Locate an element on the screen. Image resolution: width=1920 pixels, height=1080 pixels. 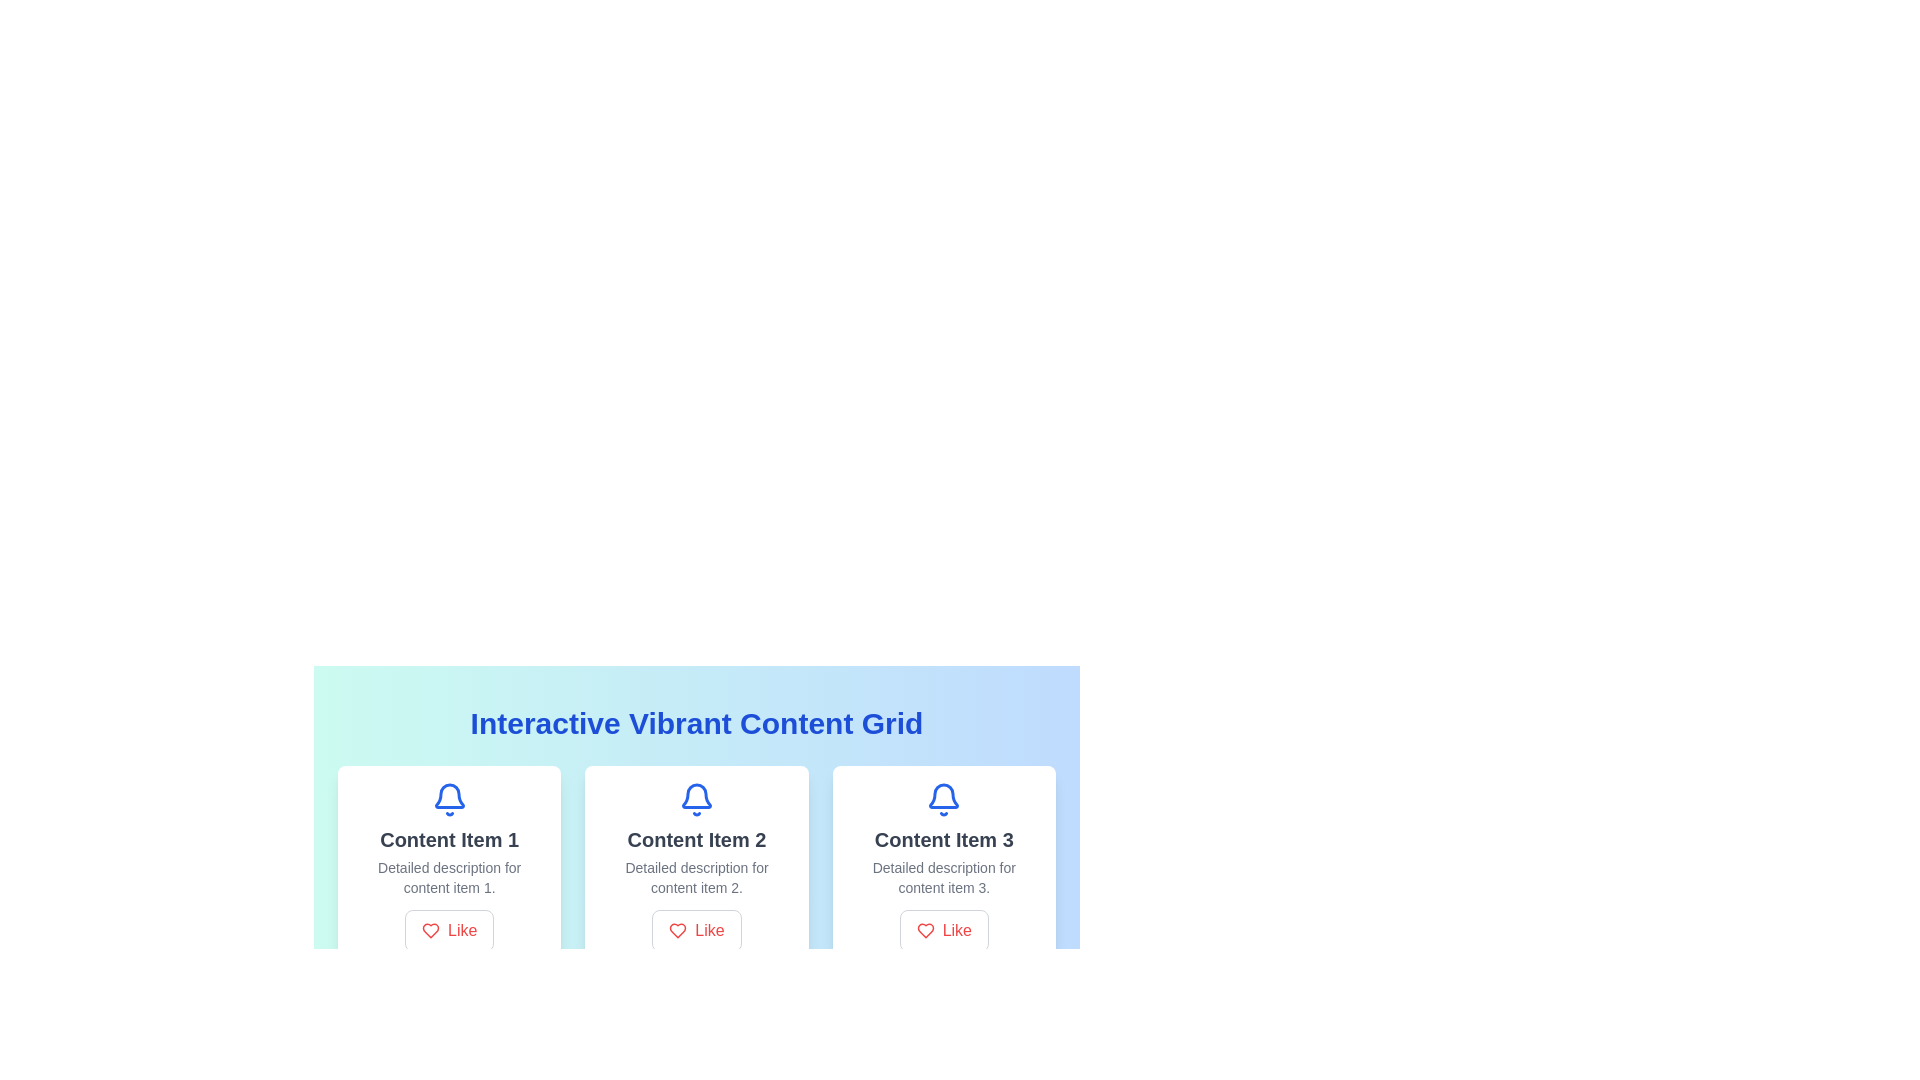
the blue bell icon located at the top center of the card titled 'Content Item 3', which has a clean outline design and shadow effect is located at coordinates (943, 798).